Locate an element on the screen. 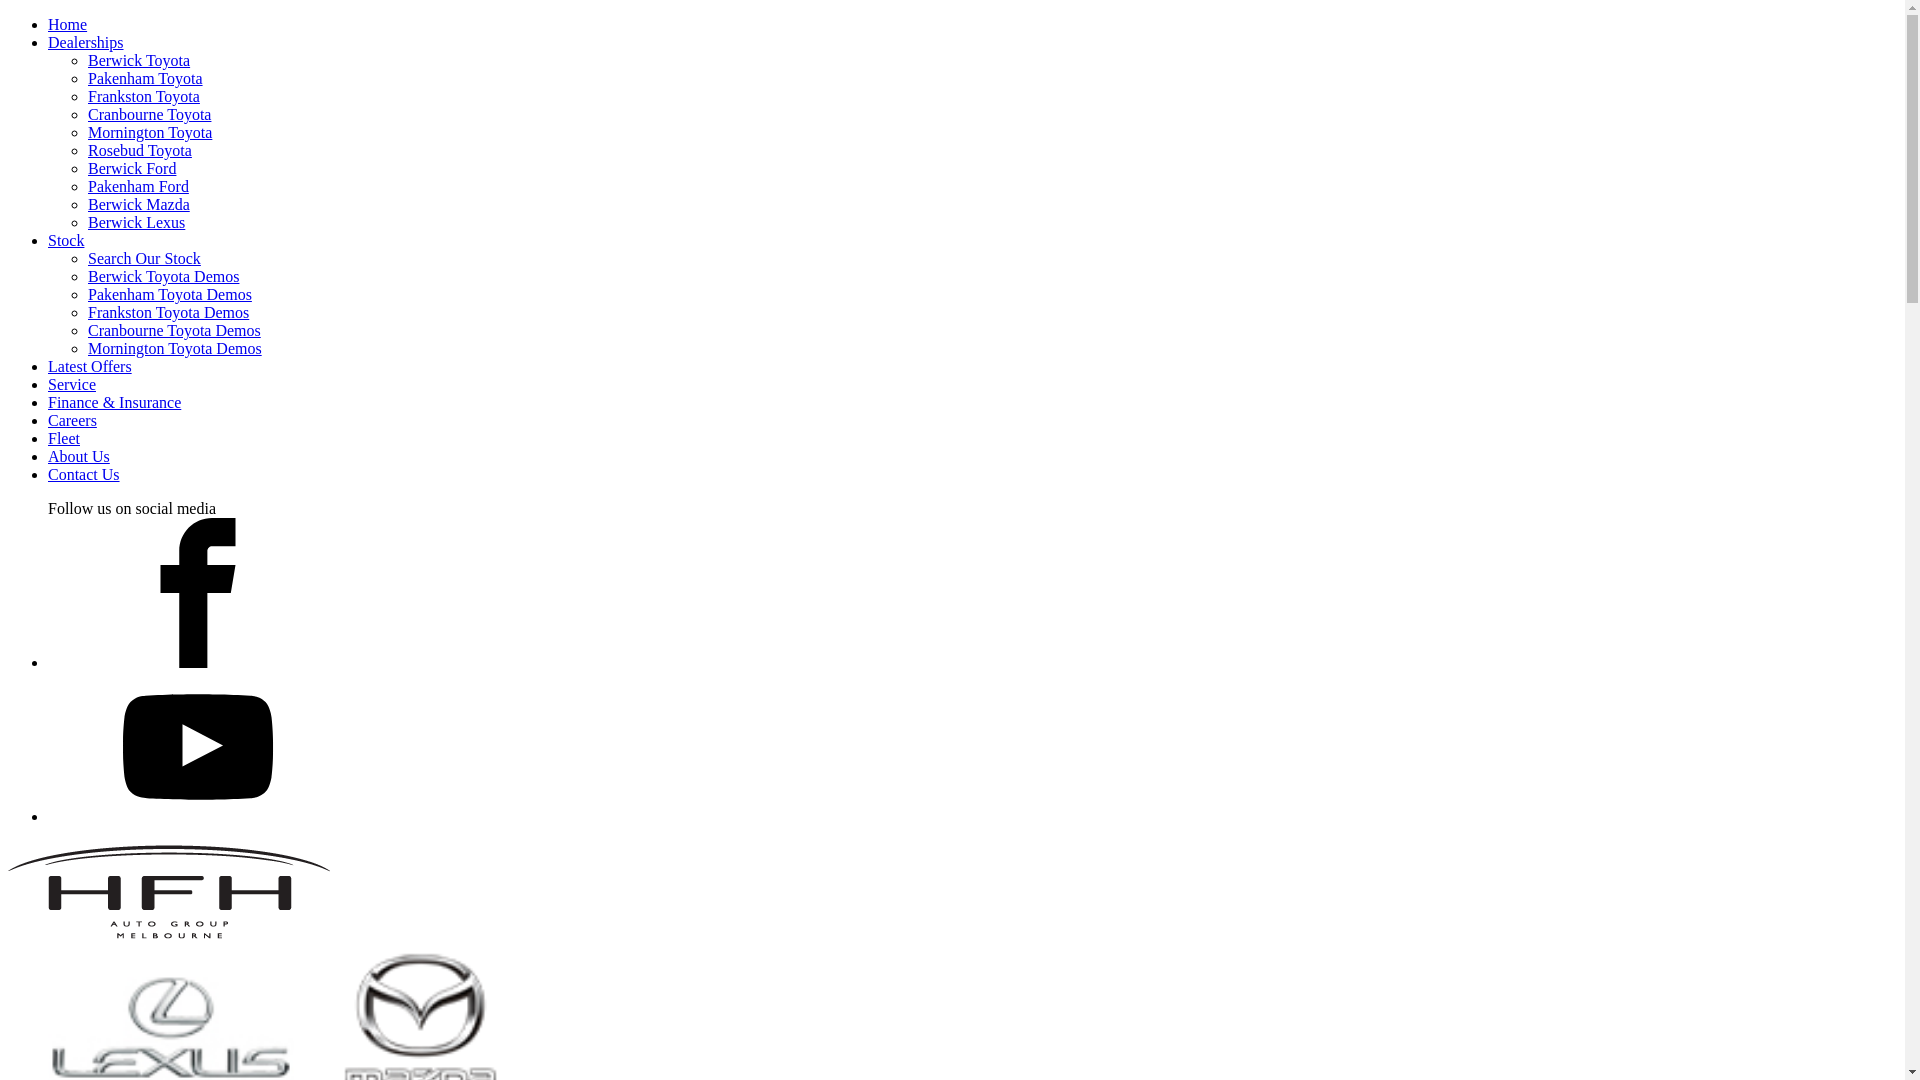 The width and height of the screenshot is (1920, 1080). 'Pakenham Toyota Demos' is located at coordinates (169, 294).